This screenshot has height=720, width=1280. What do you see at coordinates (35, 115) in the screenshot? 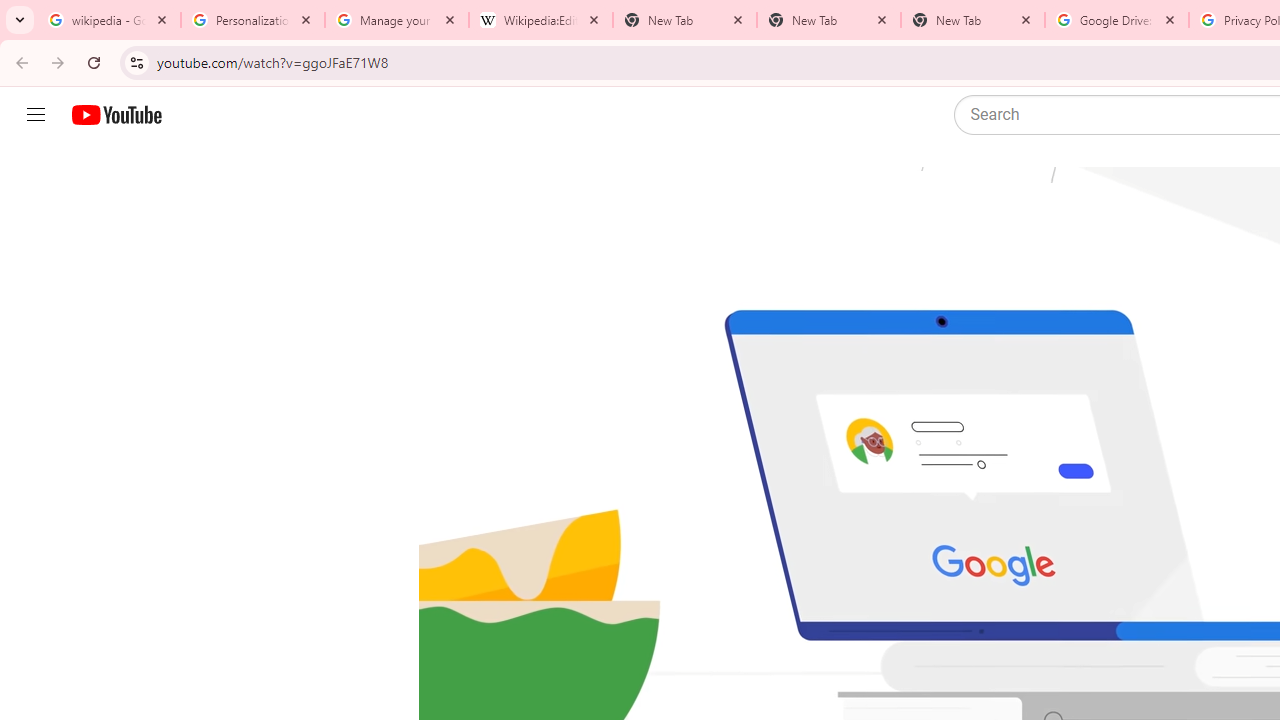
I see `'Guide'` at bounding box center [35, 115].